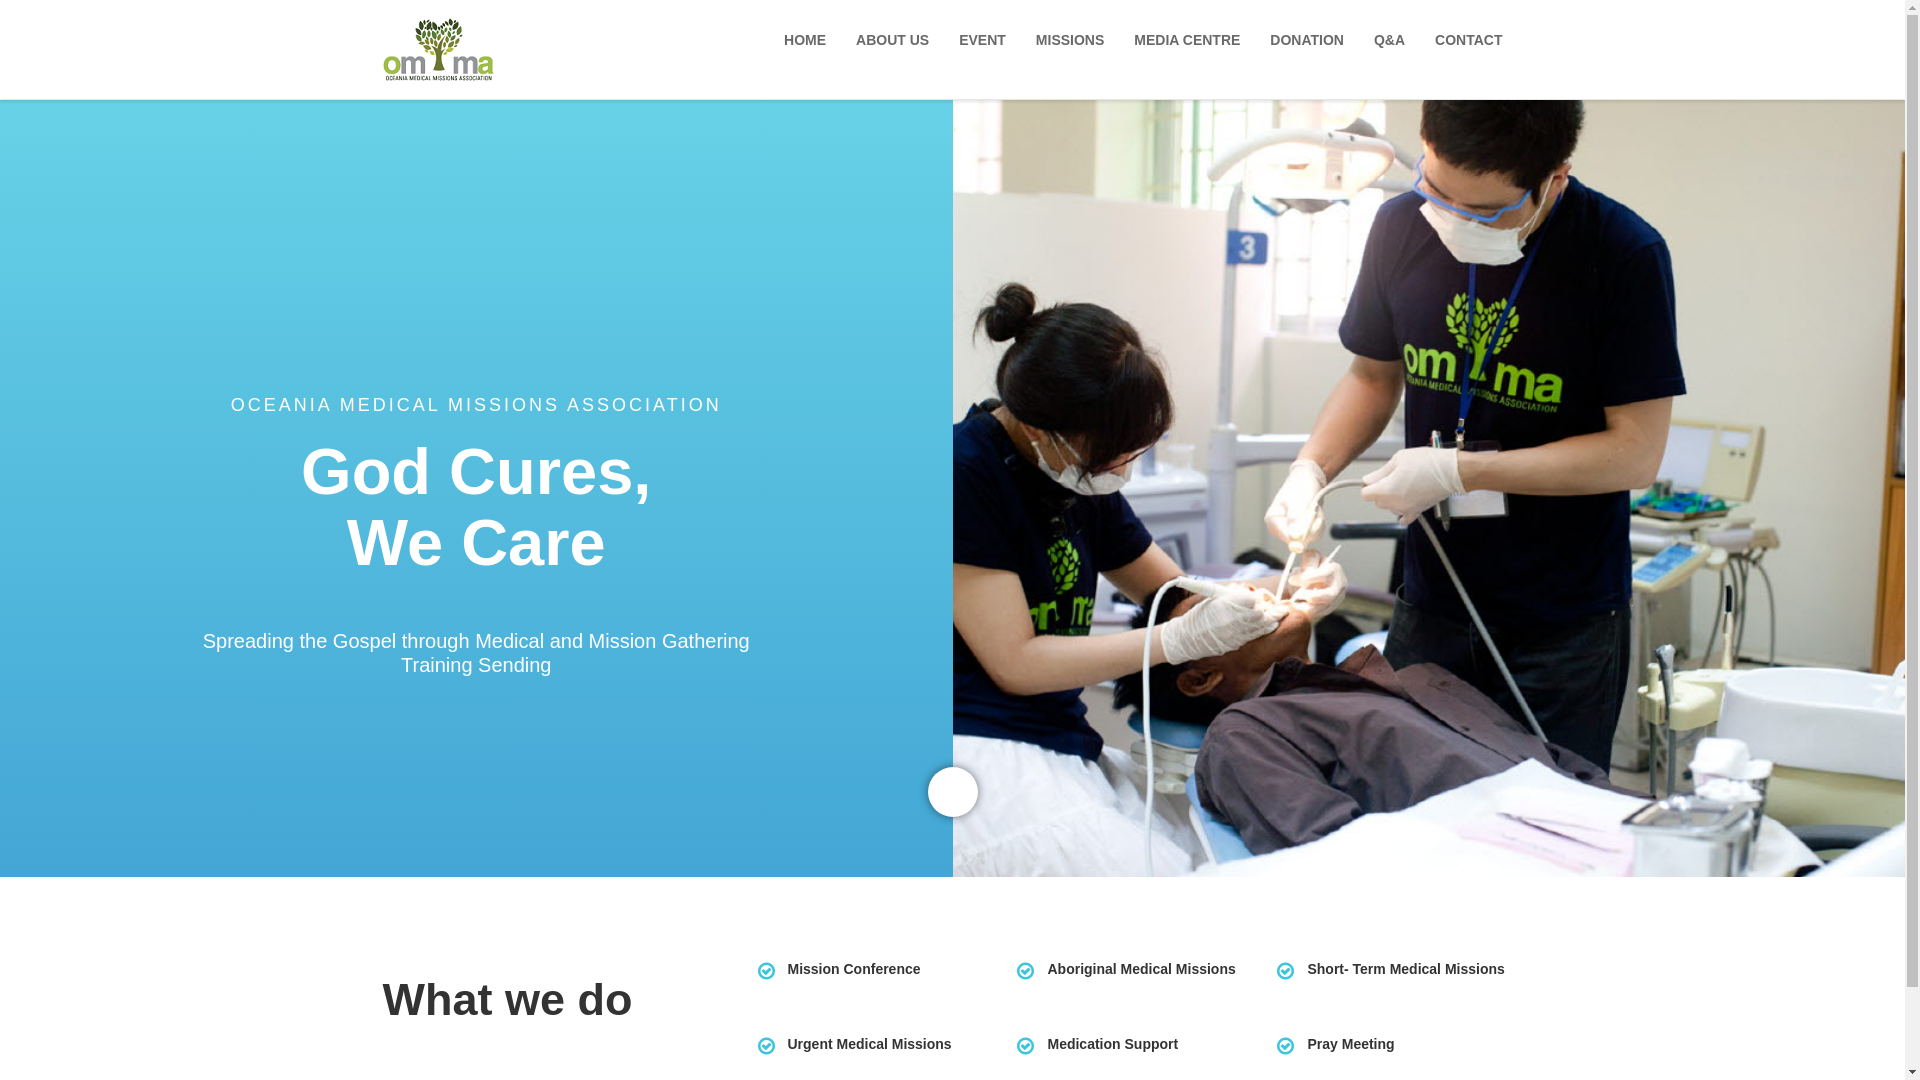 Image resolution: width=1920 pixels, height=1080 pixels. Describe the element at coordinates (1473, 39) in the screenshot. I see `'CONTACT'` at that location.